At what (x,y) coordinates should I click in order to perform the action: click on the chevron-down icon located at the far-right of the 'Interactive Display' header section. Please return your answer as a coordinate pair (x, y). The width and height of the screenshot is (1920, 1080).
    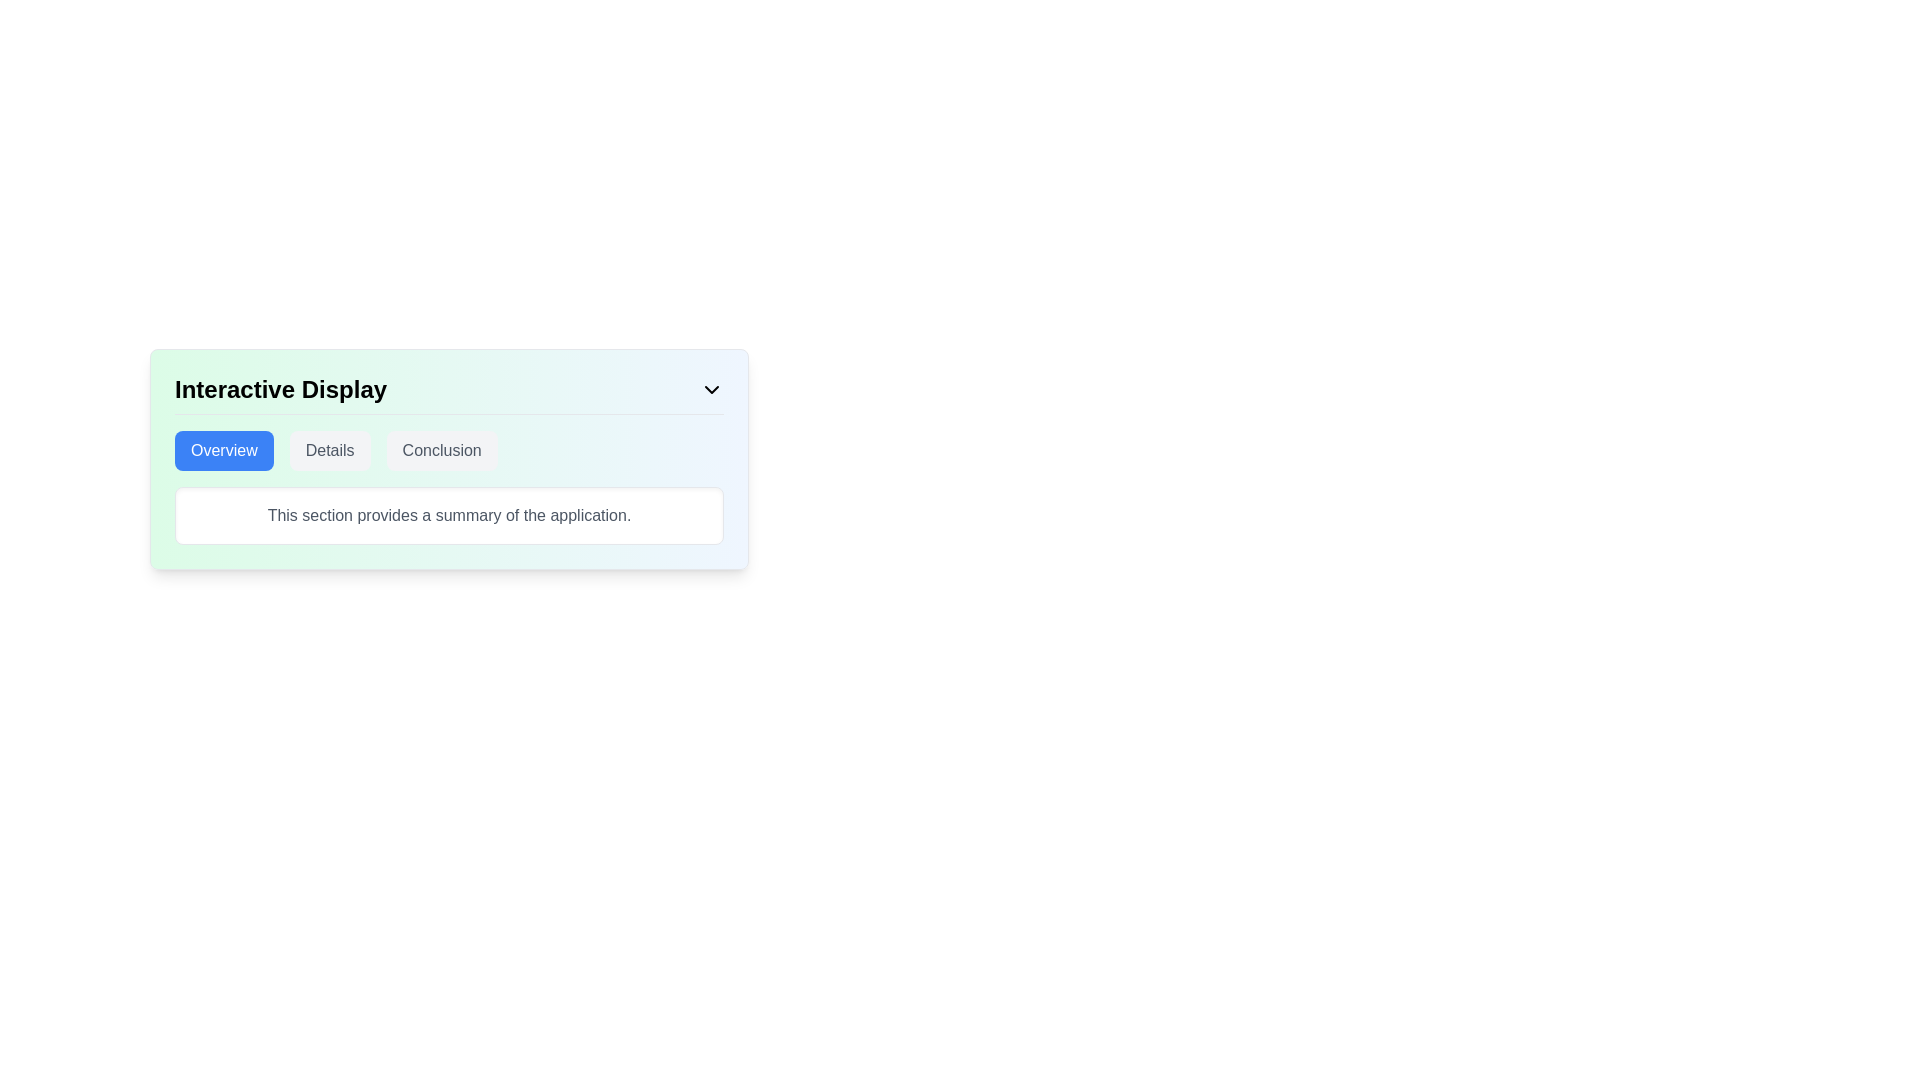
    Looking at the image, I should click on (711, 389).